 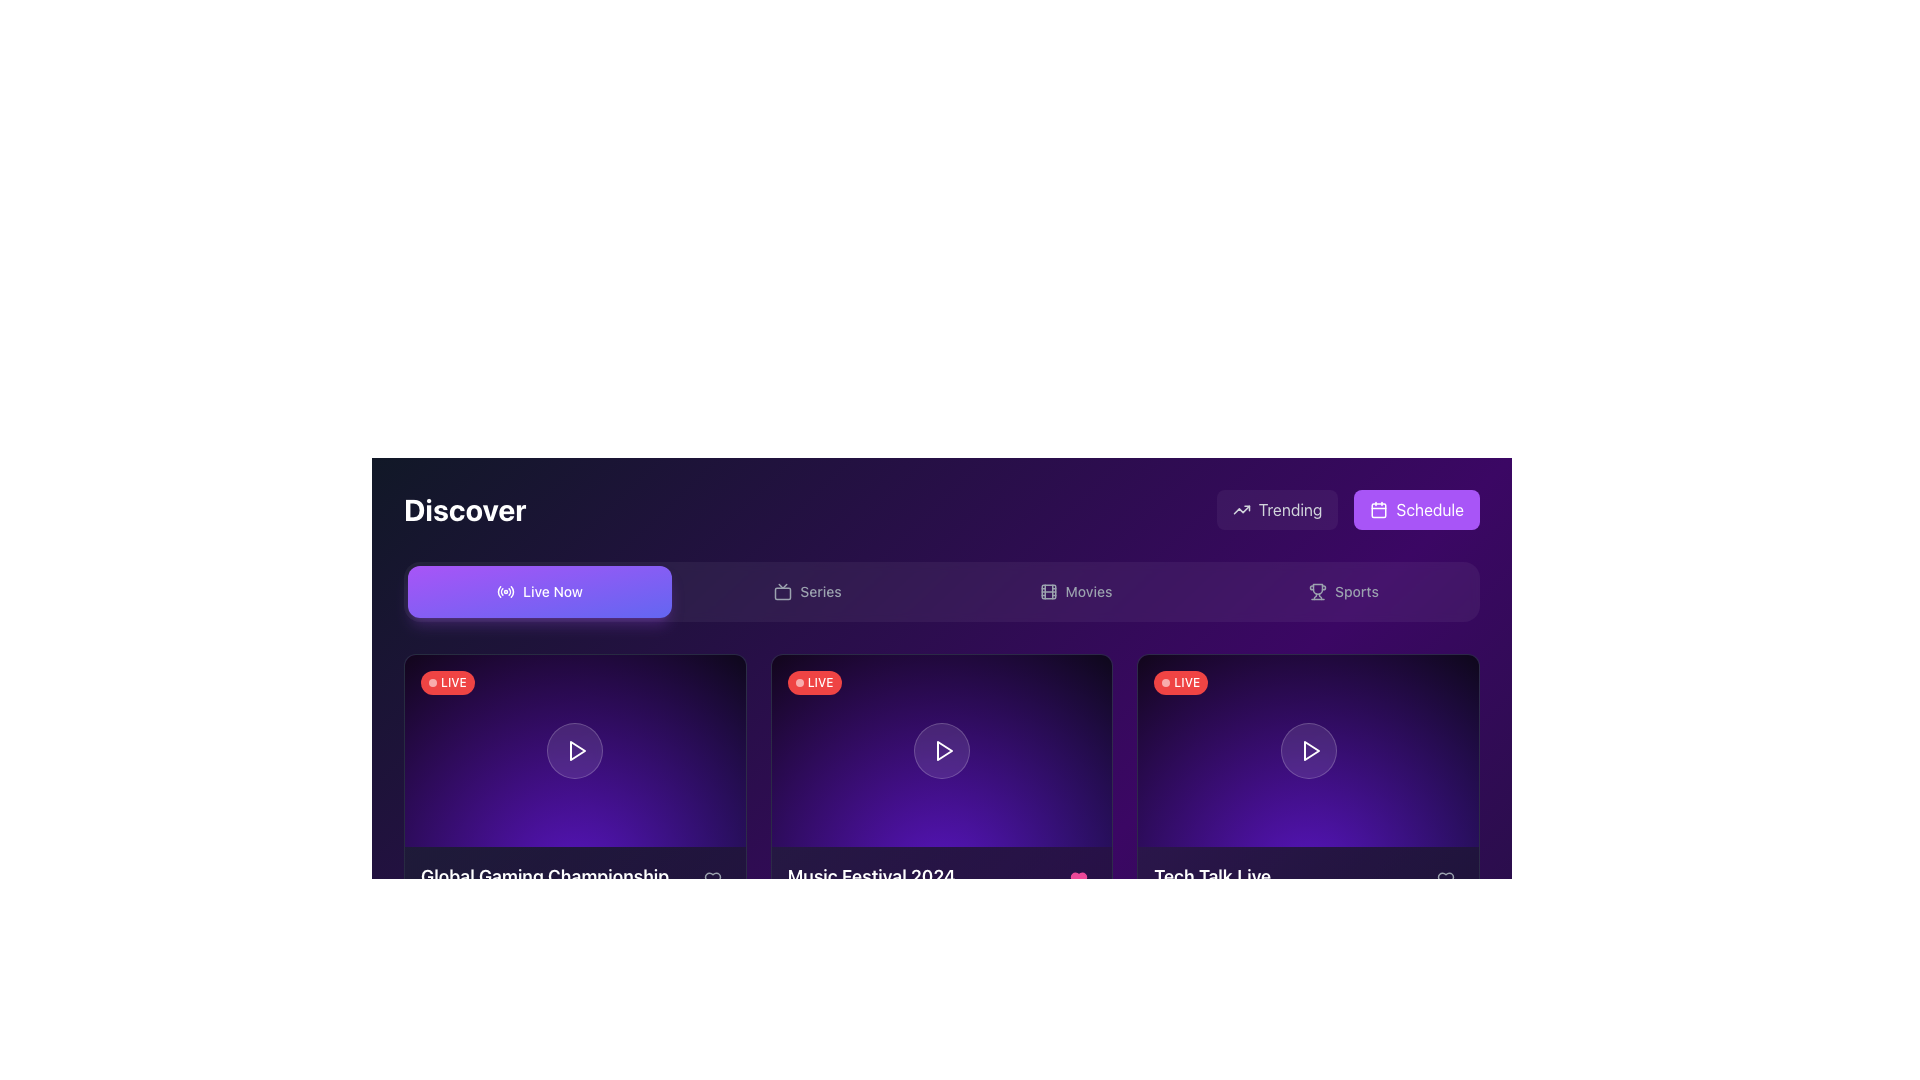 What do you see at coordinates (574, 878) in the screenshot?
I see `the 'Global Gaming Championship' headline with the heart icon component located in the first card of the 'Discover' section` at bounding box center [574, 878].